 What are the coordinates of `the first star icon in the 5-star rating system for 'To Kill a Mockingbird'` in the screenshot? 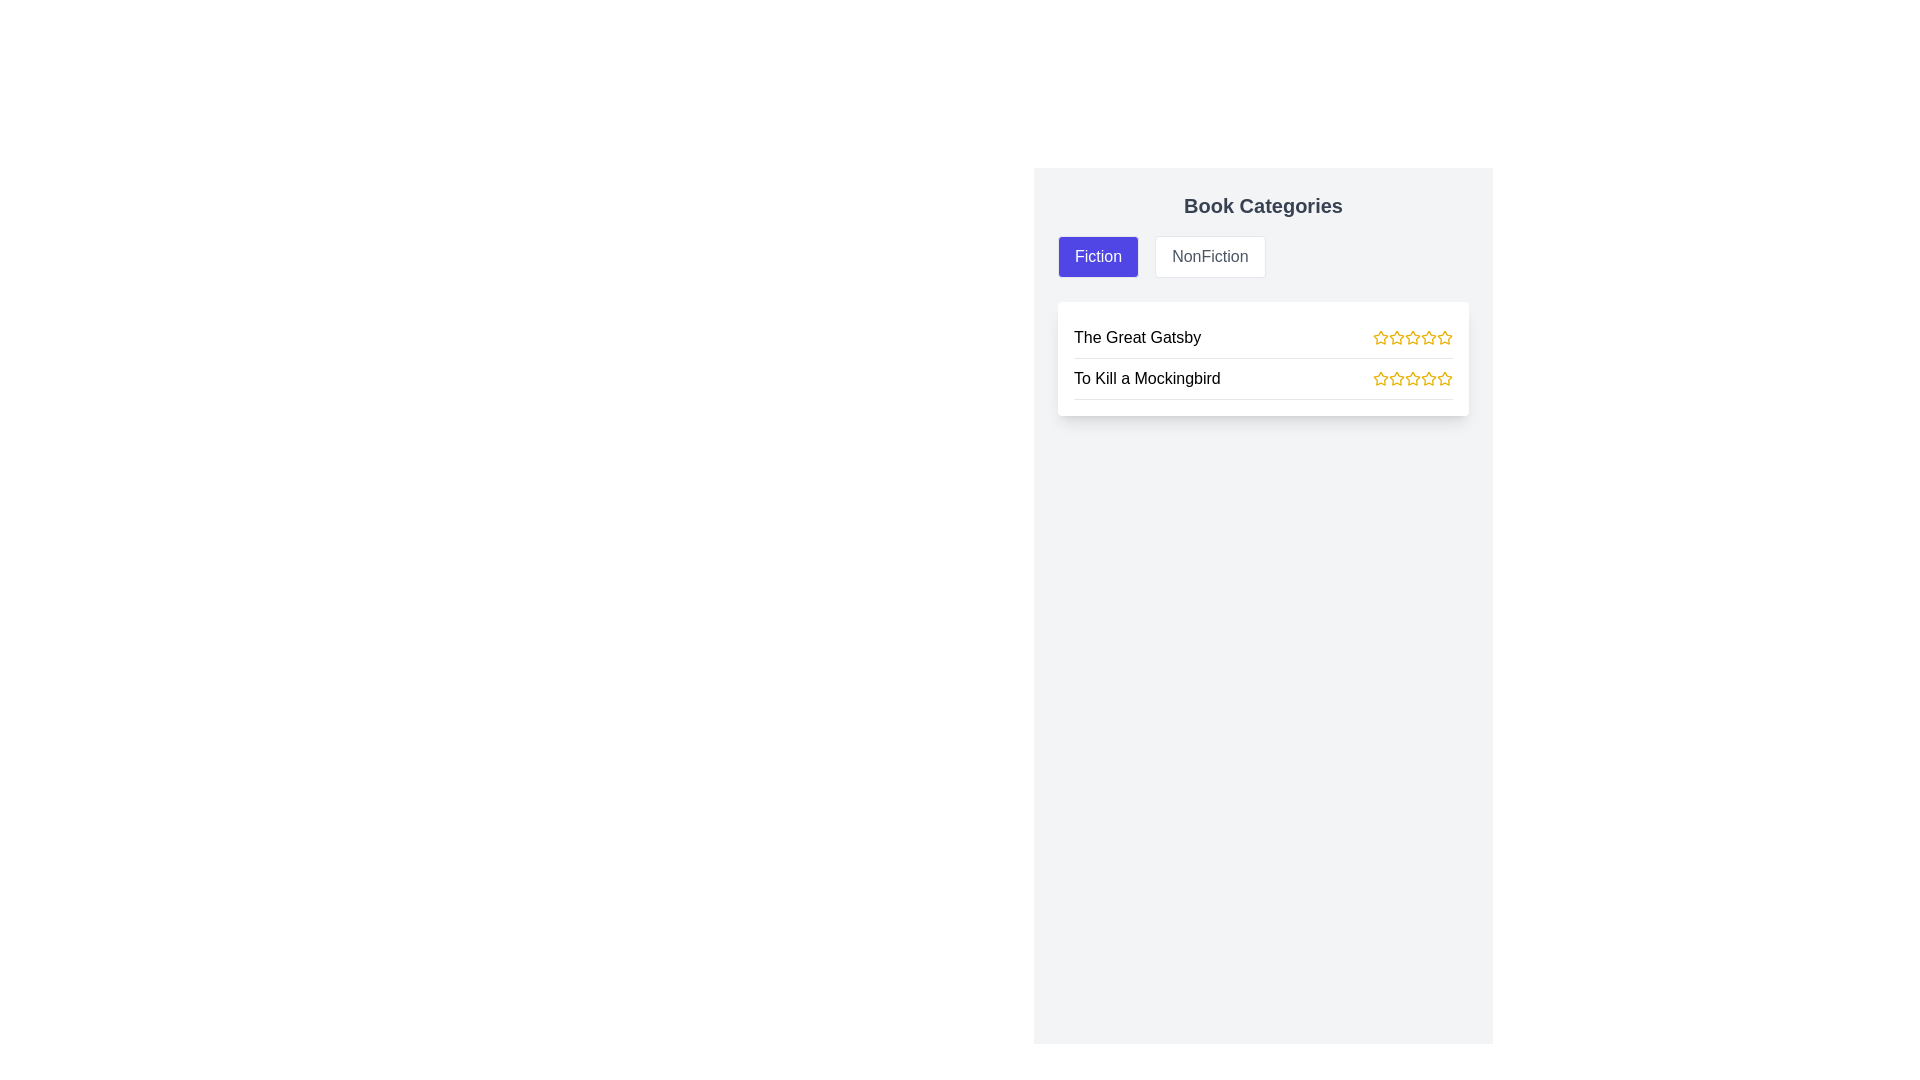 It's located at (1380, 378).